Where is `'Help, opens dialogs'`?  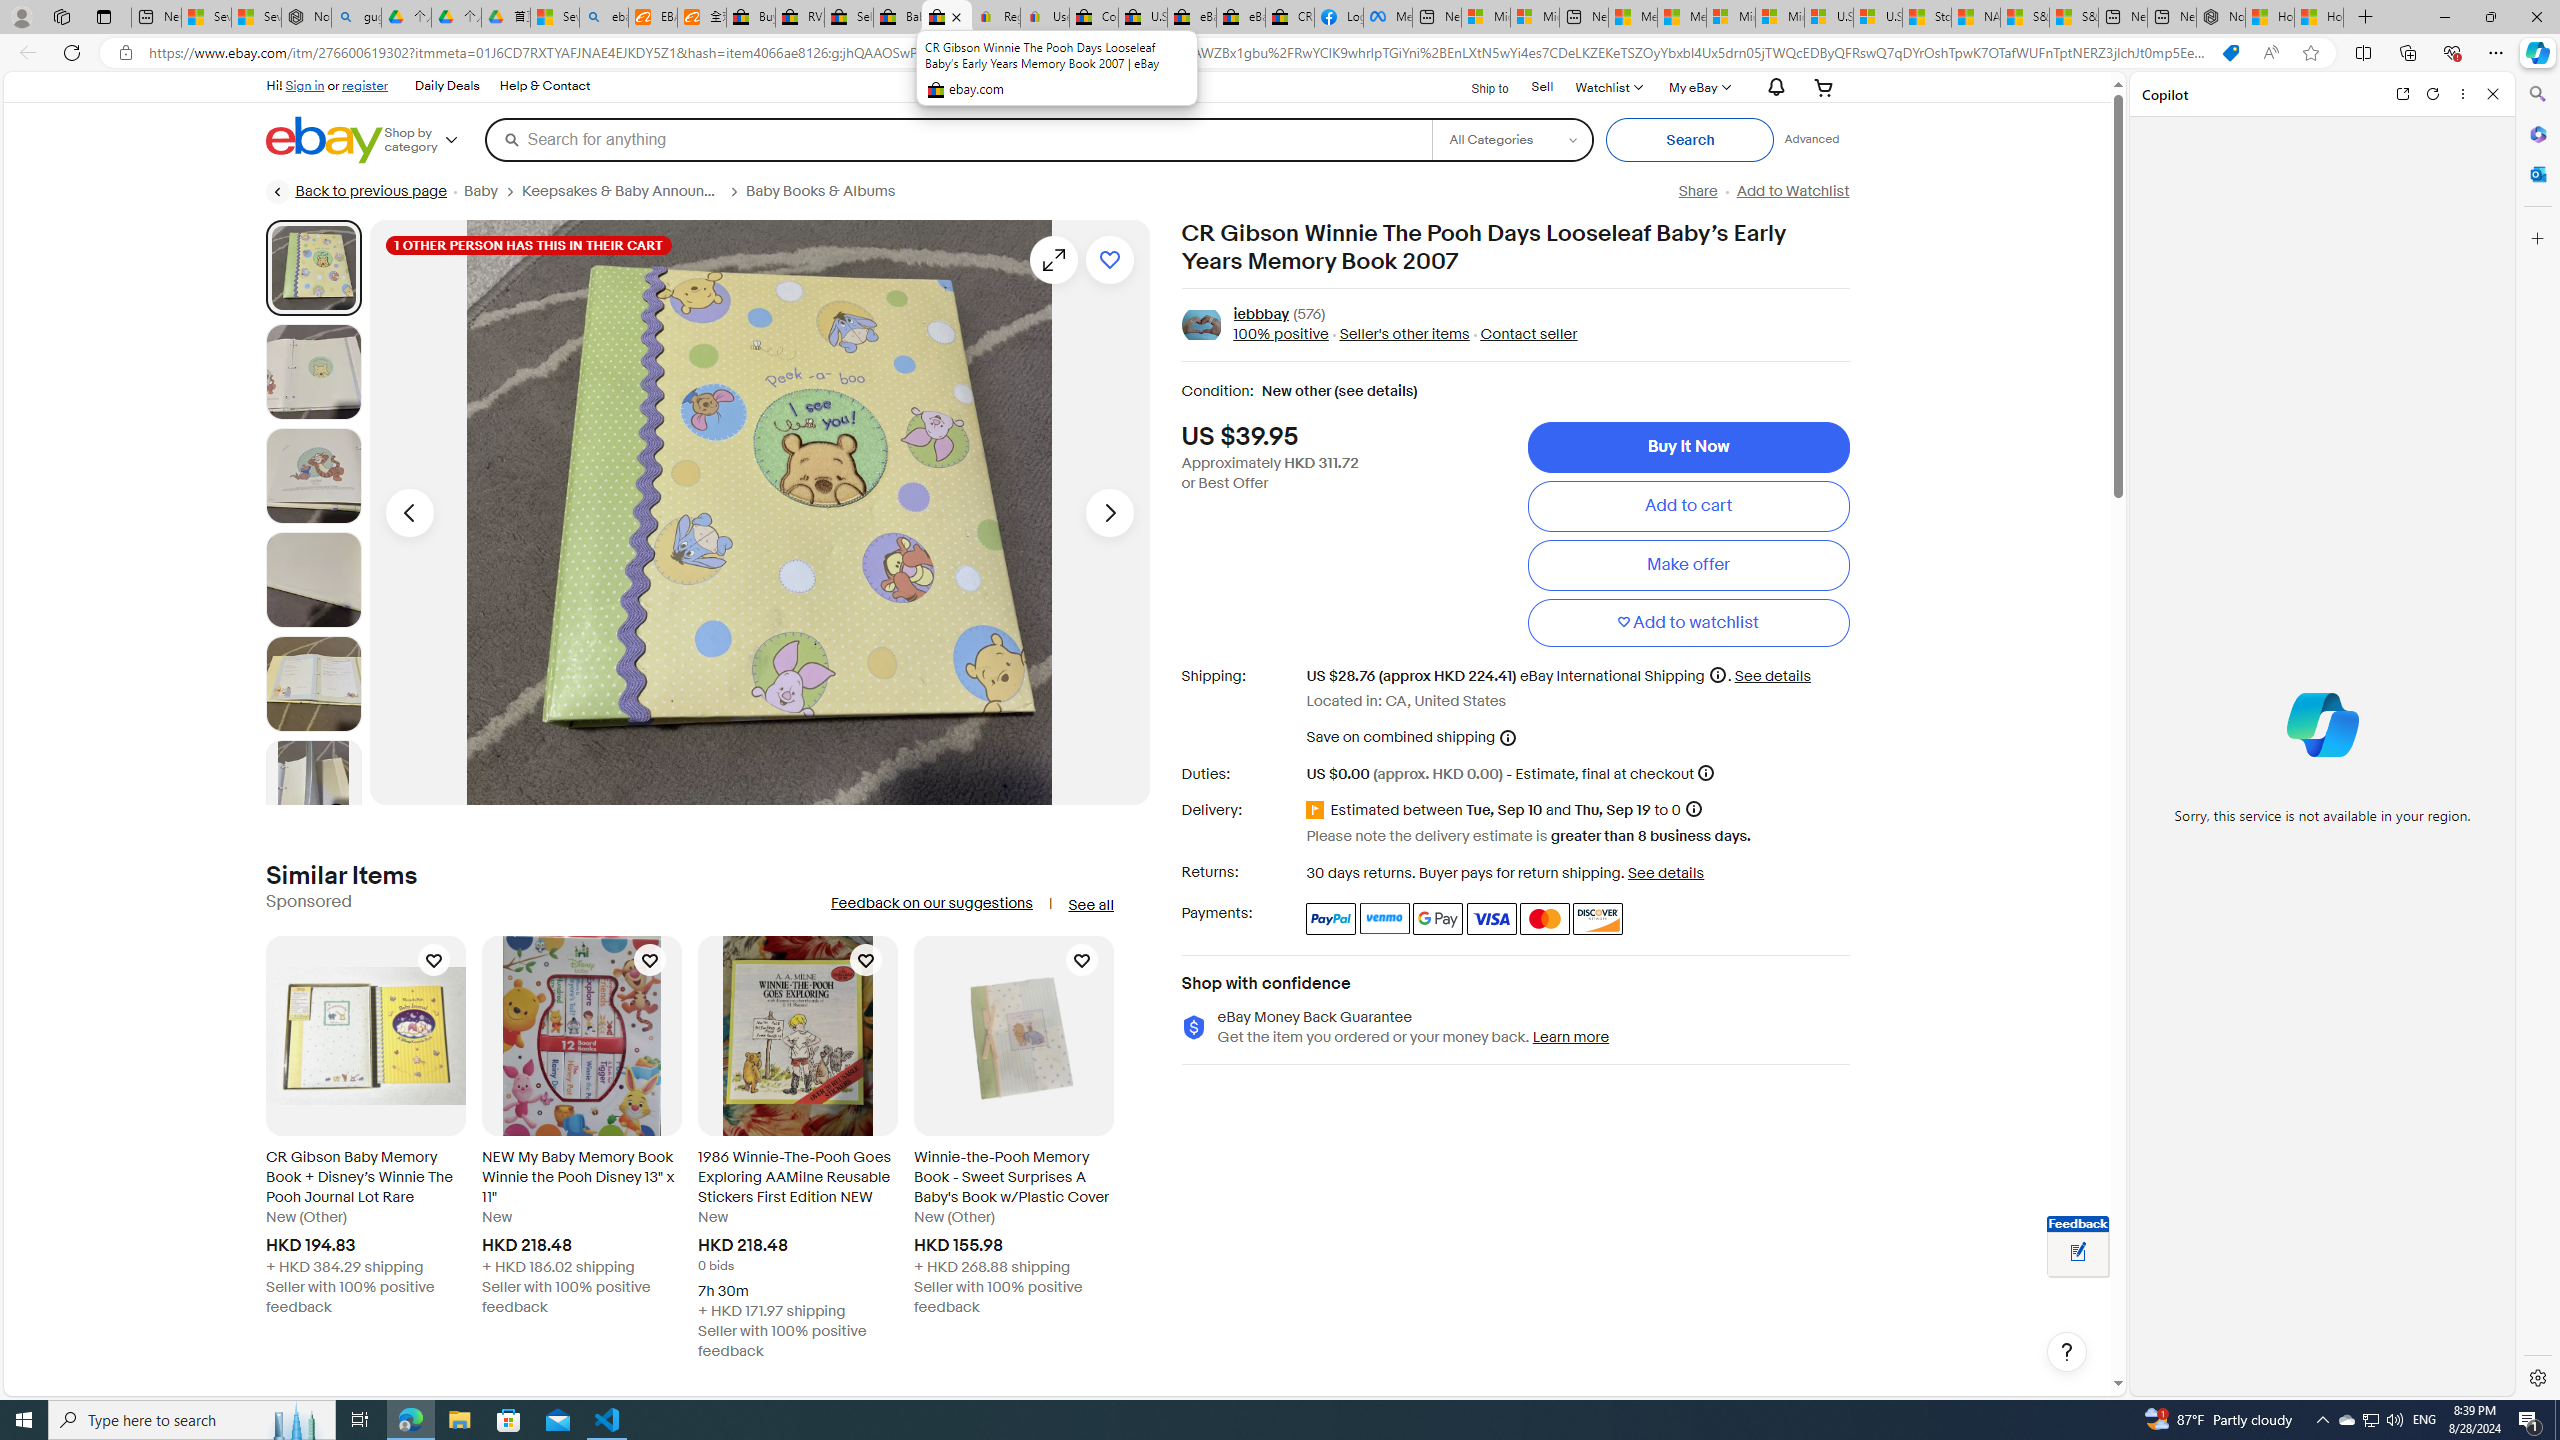 'Help, opens dialogs' is located at coordinates (2066, 1351).